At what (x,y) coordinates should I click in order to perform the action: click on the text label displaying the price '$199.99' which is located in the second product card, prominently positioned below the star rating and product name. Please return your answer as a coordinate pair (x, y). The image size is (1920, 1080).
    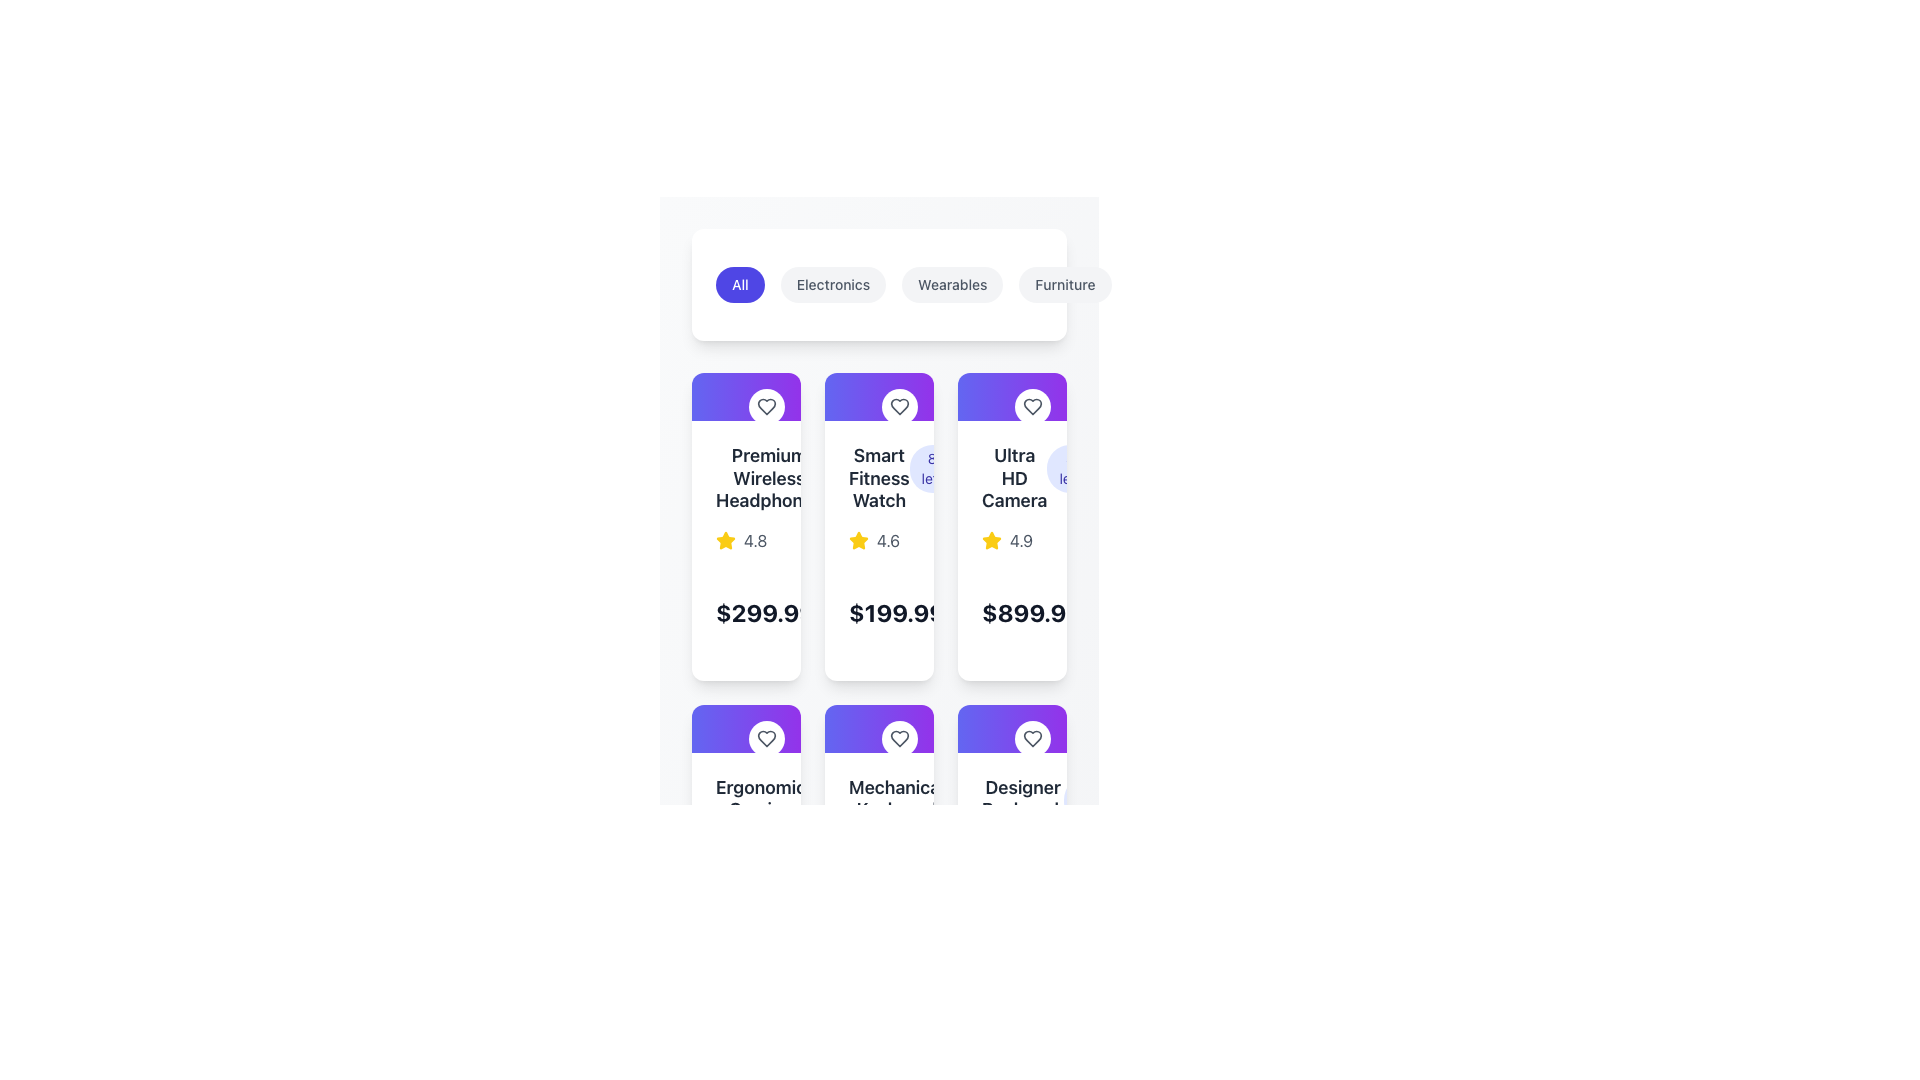
    Looking at the image, I should click on (896, 611).